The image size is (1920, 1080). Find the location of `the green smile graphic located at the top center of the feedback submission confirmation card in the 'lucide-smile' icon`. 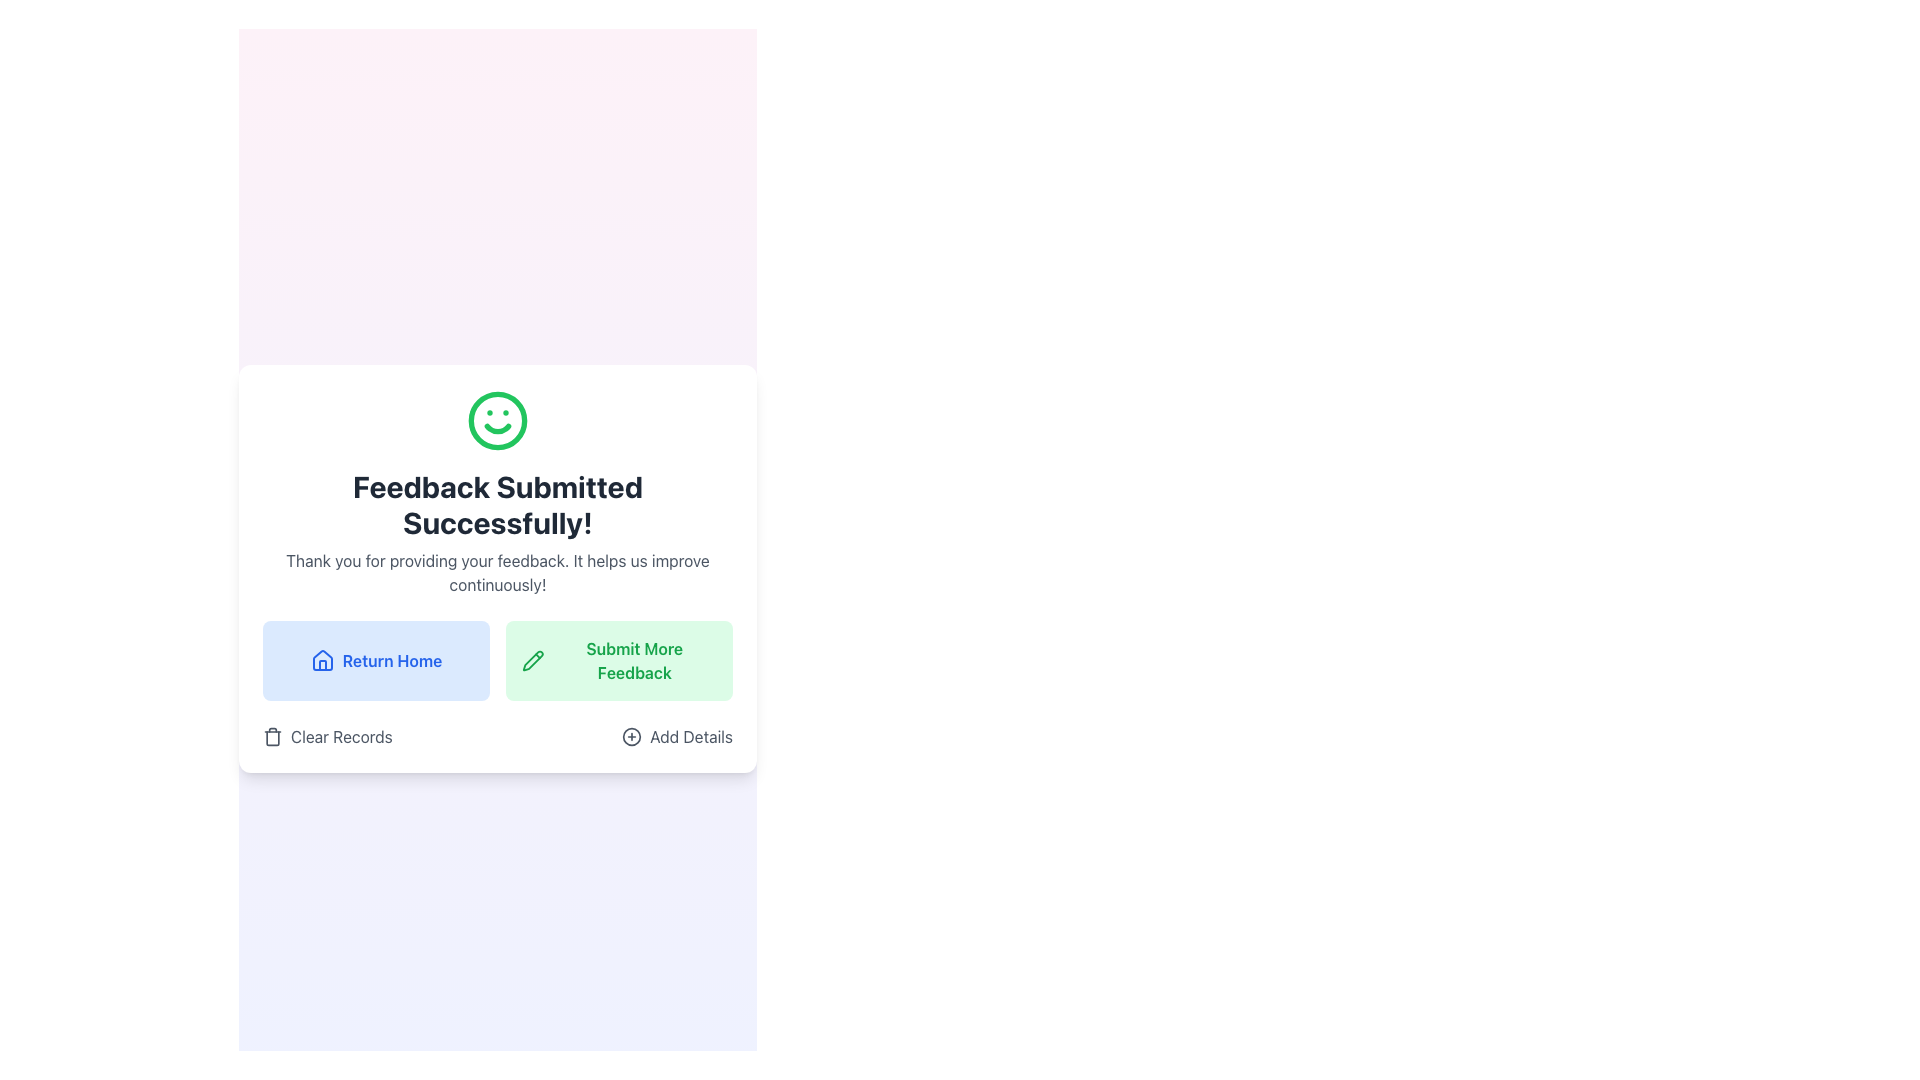

the green smile graphic located at the top center of the feedback submission confirmation card in the 'lucide-smile' icon is located at coordinates (498, 427).